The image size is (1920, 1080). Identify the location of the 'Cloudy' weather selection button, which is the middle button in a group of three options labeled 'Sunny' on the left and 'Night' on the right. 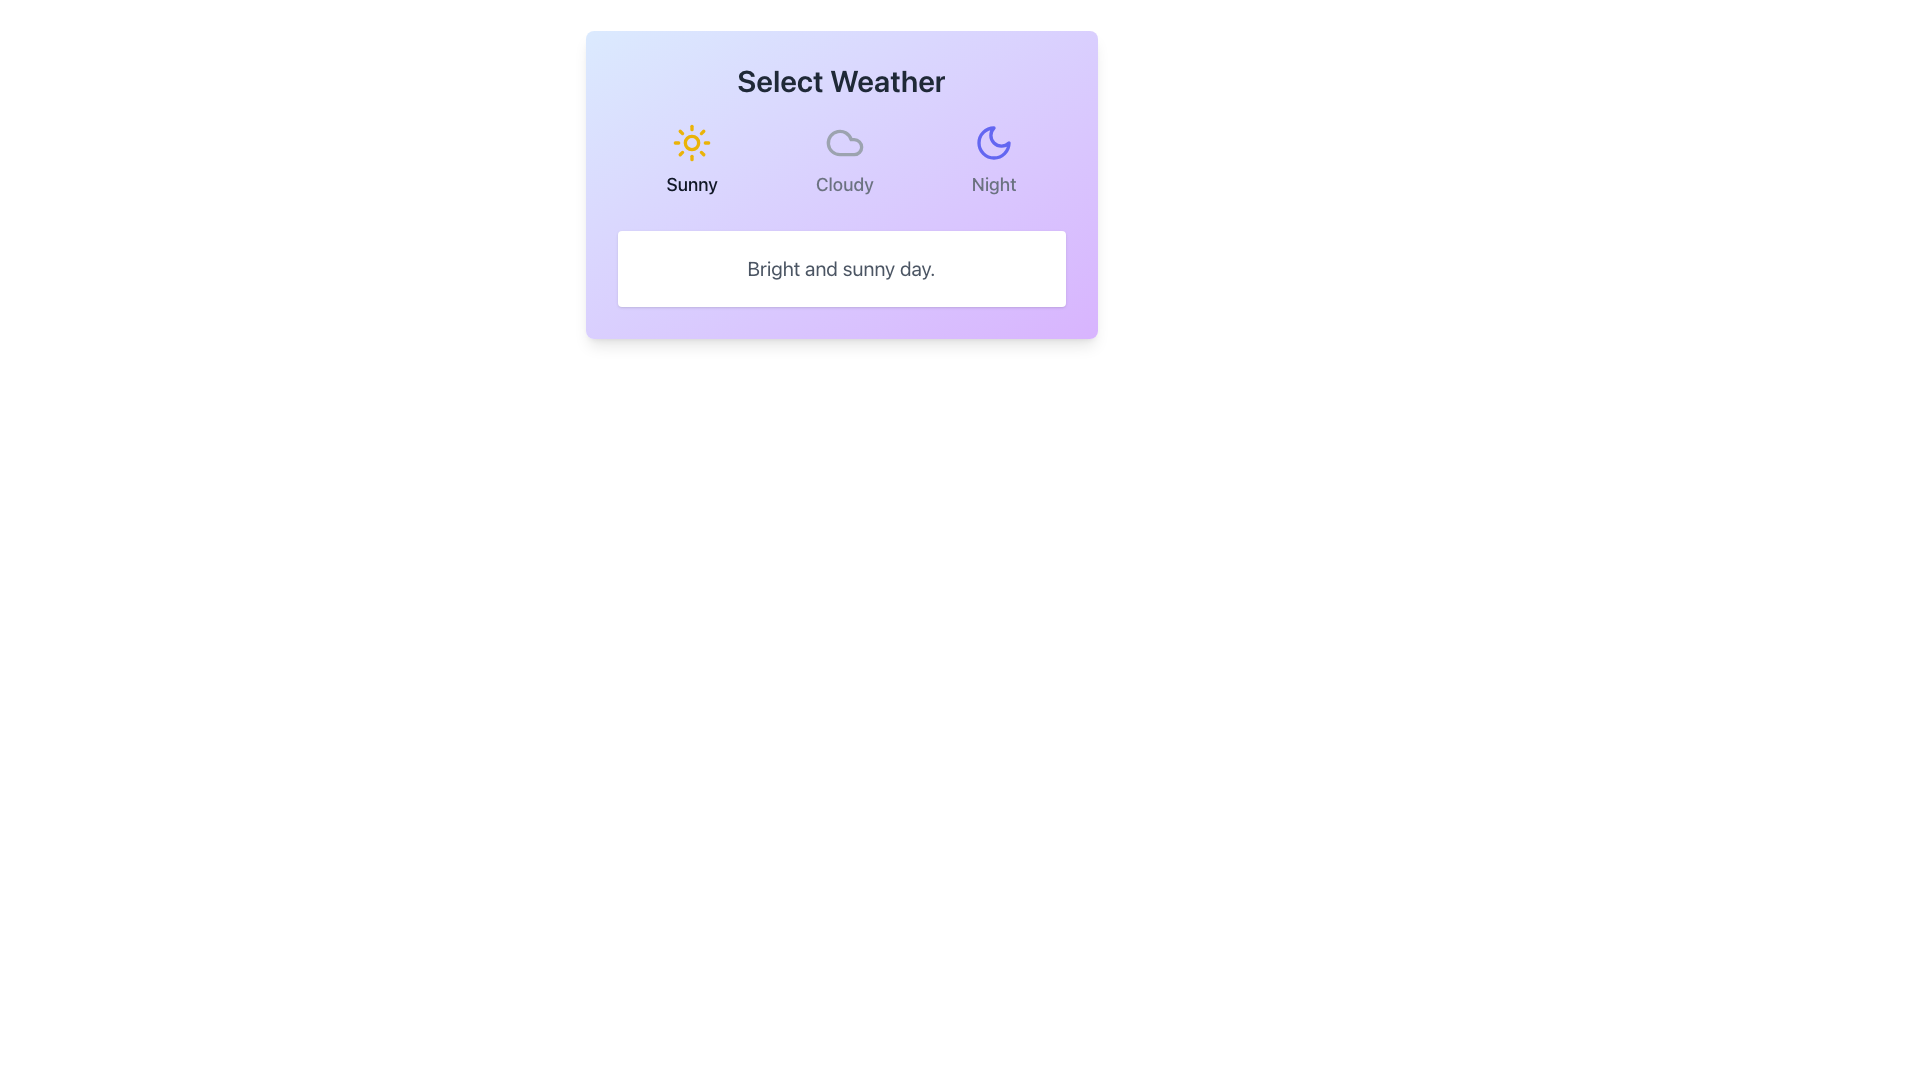
(844, 160).